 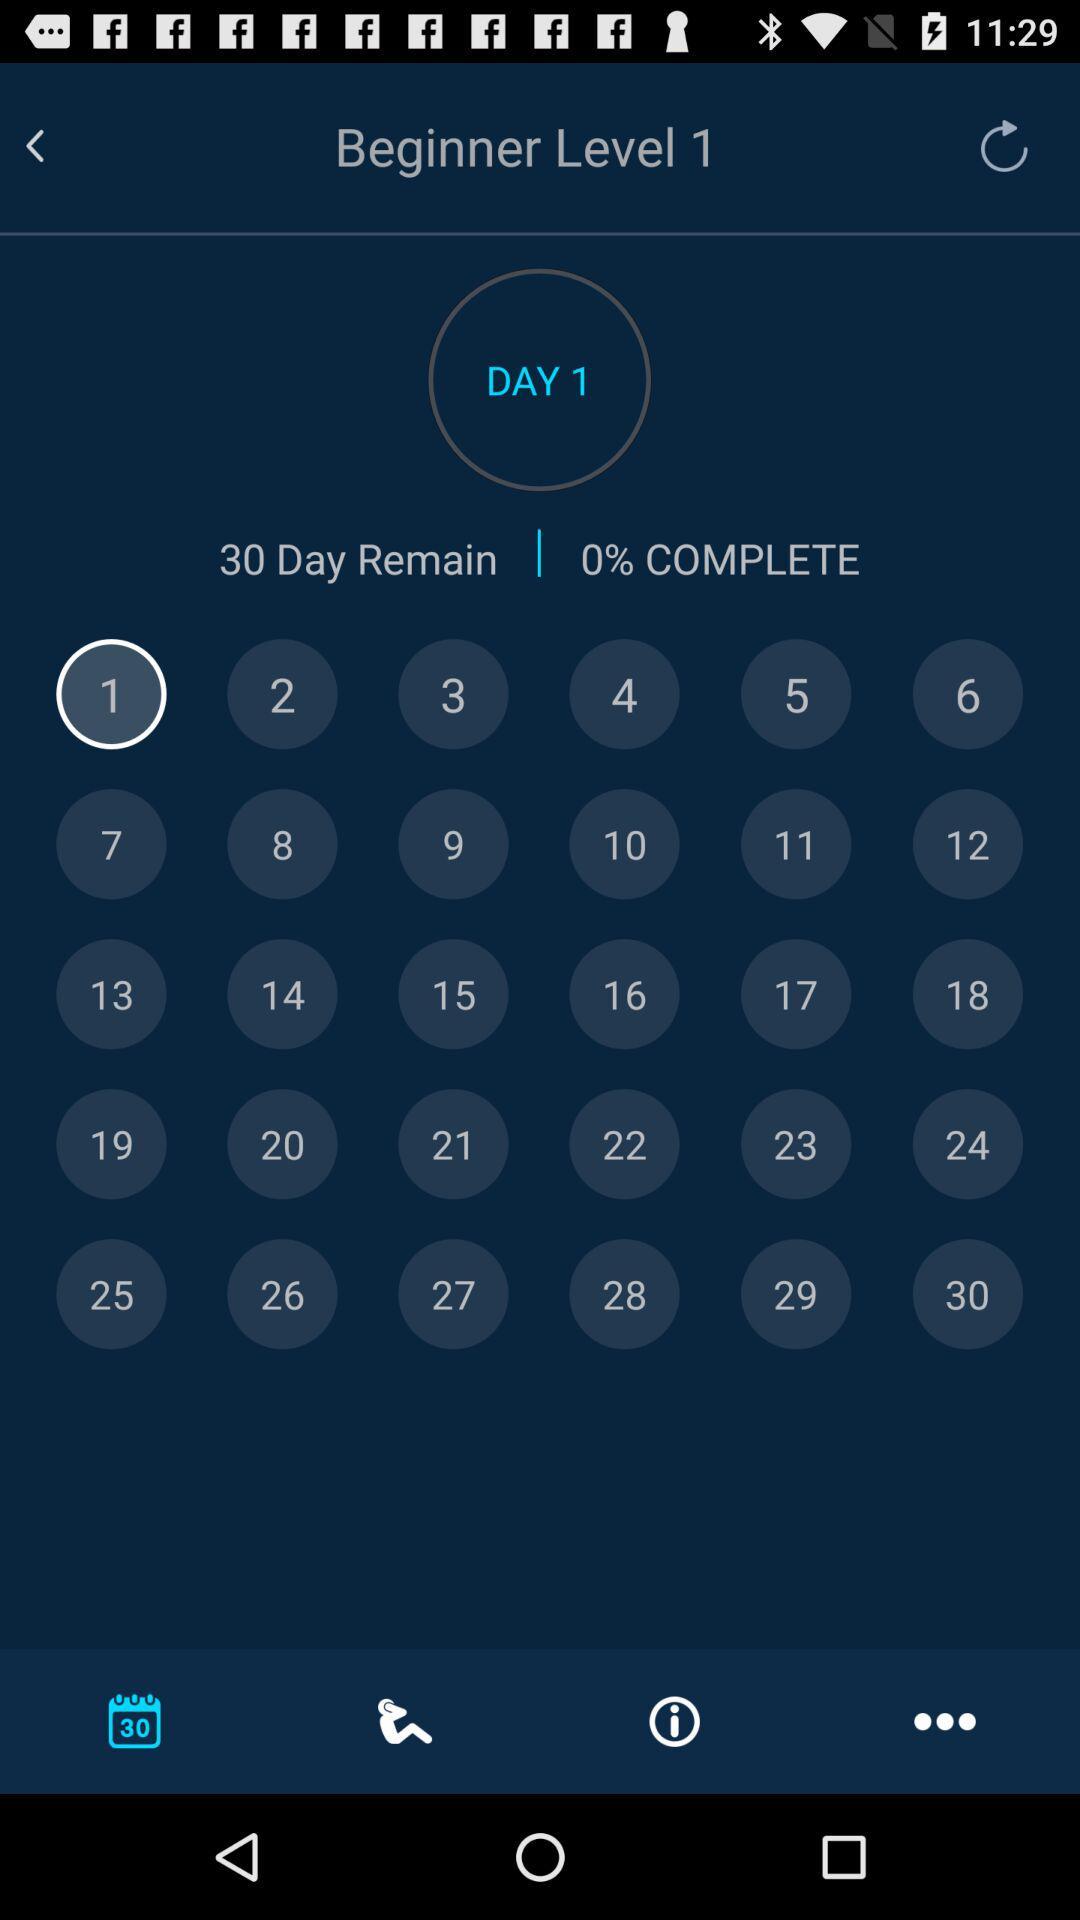 I want to click on choose a day, so click(x=966, y=844).